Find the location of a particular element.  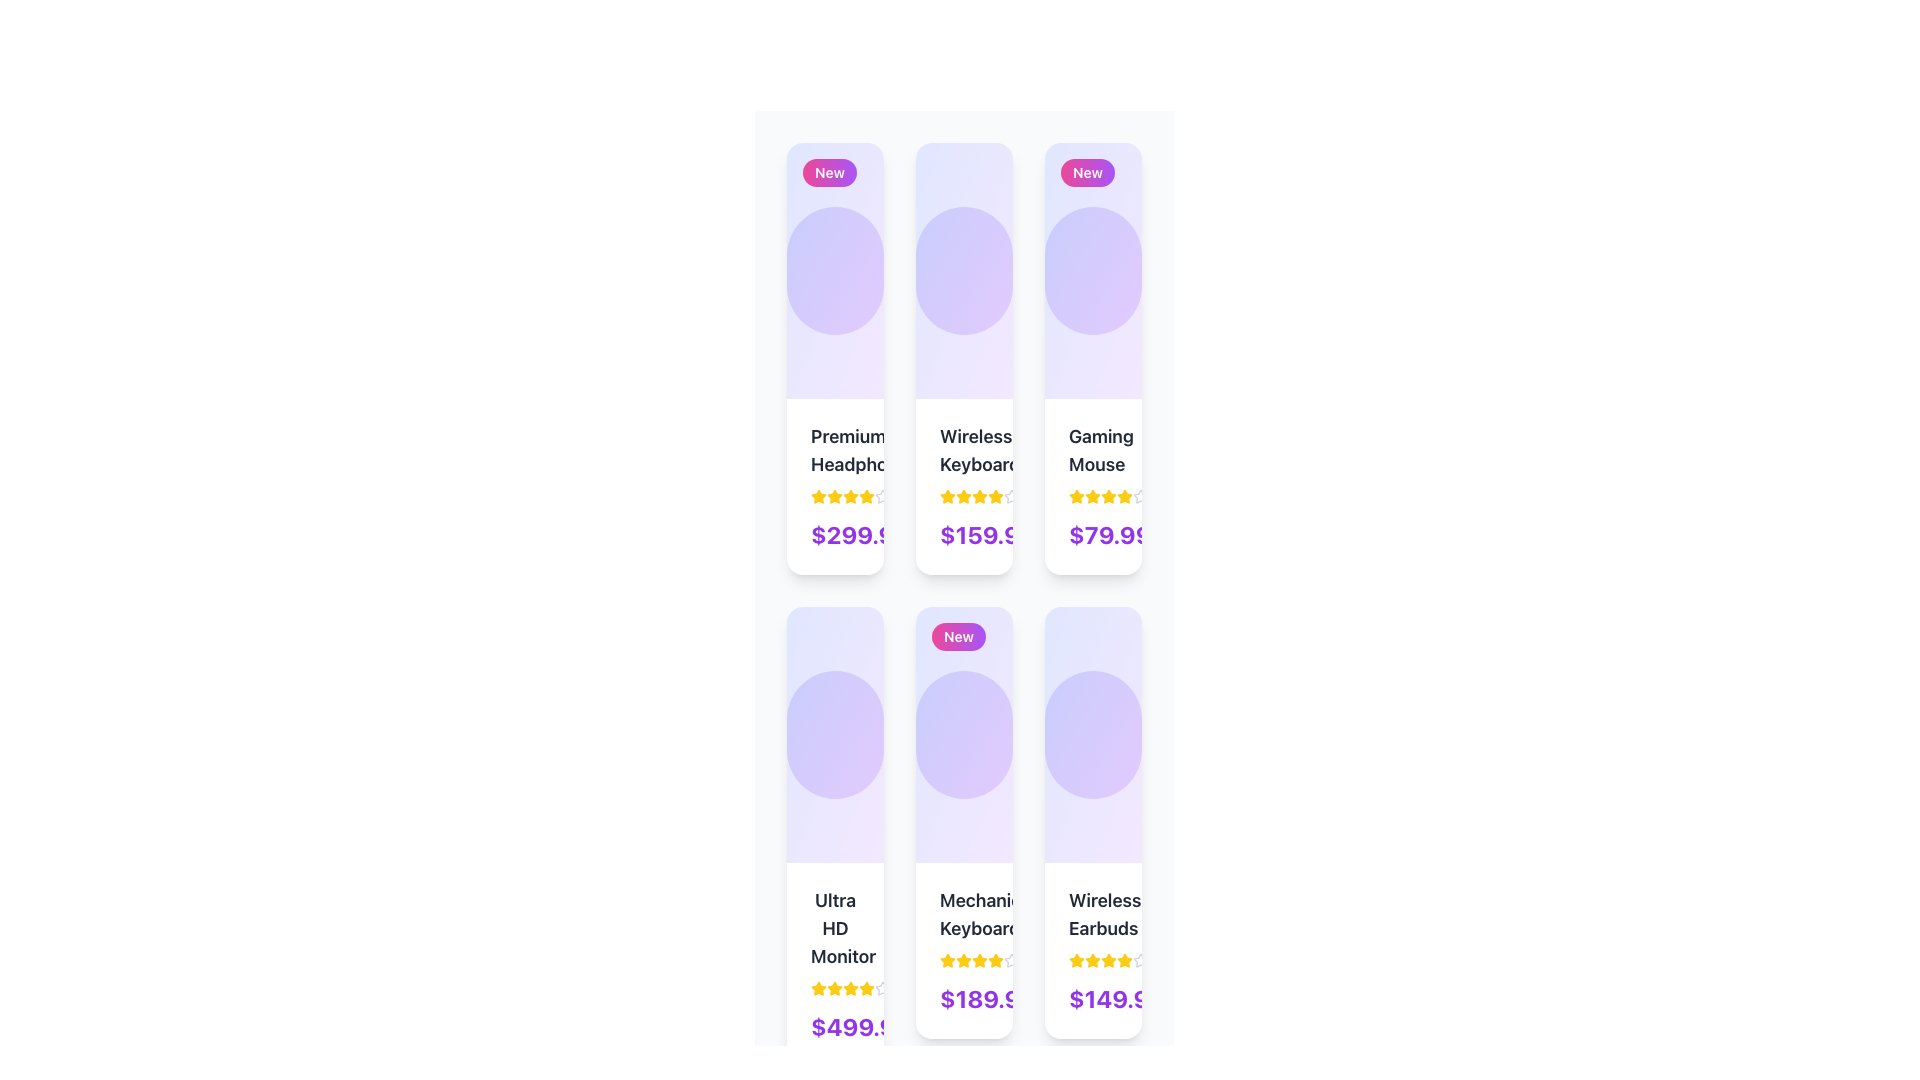

the fifth star SVG icon in the rating system for the 'Mechanical Keyboard' product, located in the second column of the second row of the product grid is located at coordinates (979, 959).